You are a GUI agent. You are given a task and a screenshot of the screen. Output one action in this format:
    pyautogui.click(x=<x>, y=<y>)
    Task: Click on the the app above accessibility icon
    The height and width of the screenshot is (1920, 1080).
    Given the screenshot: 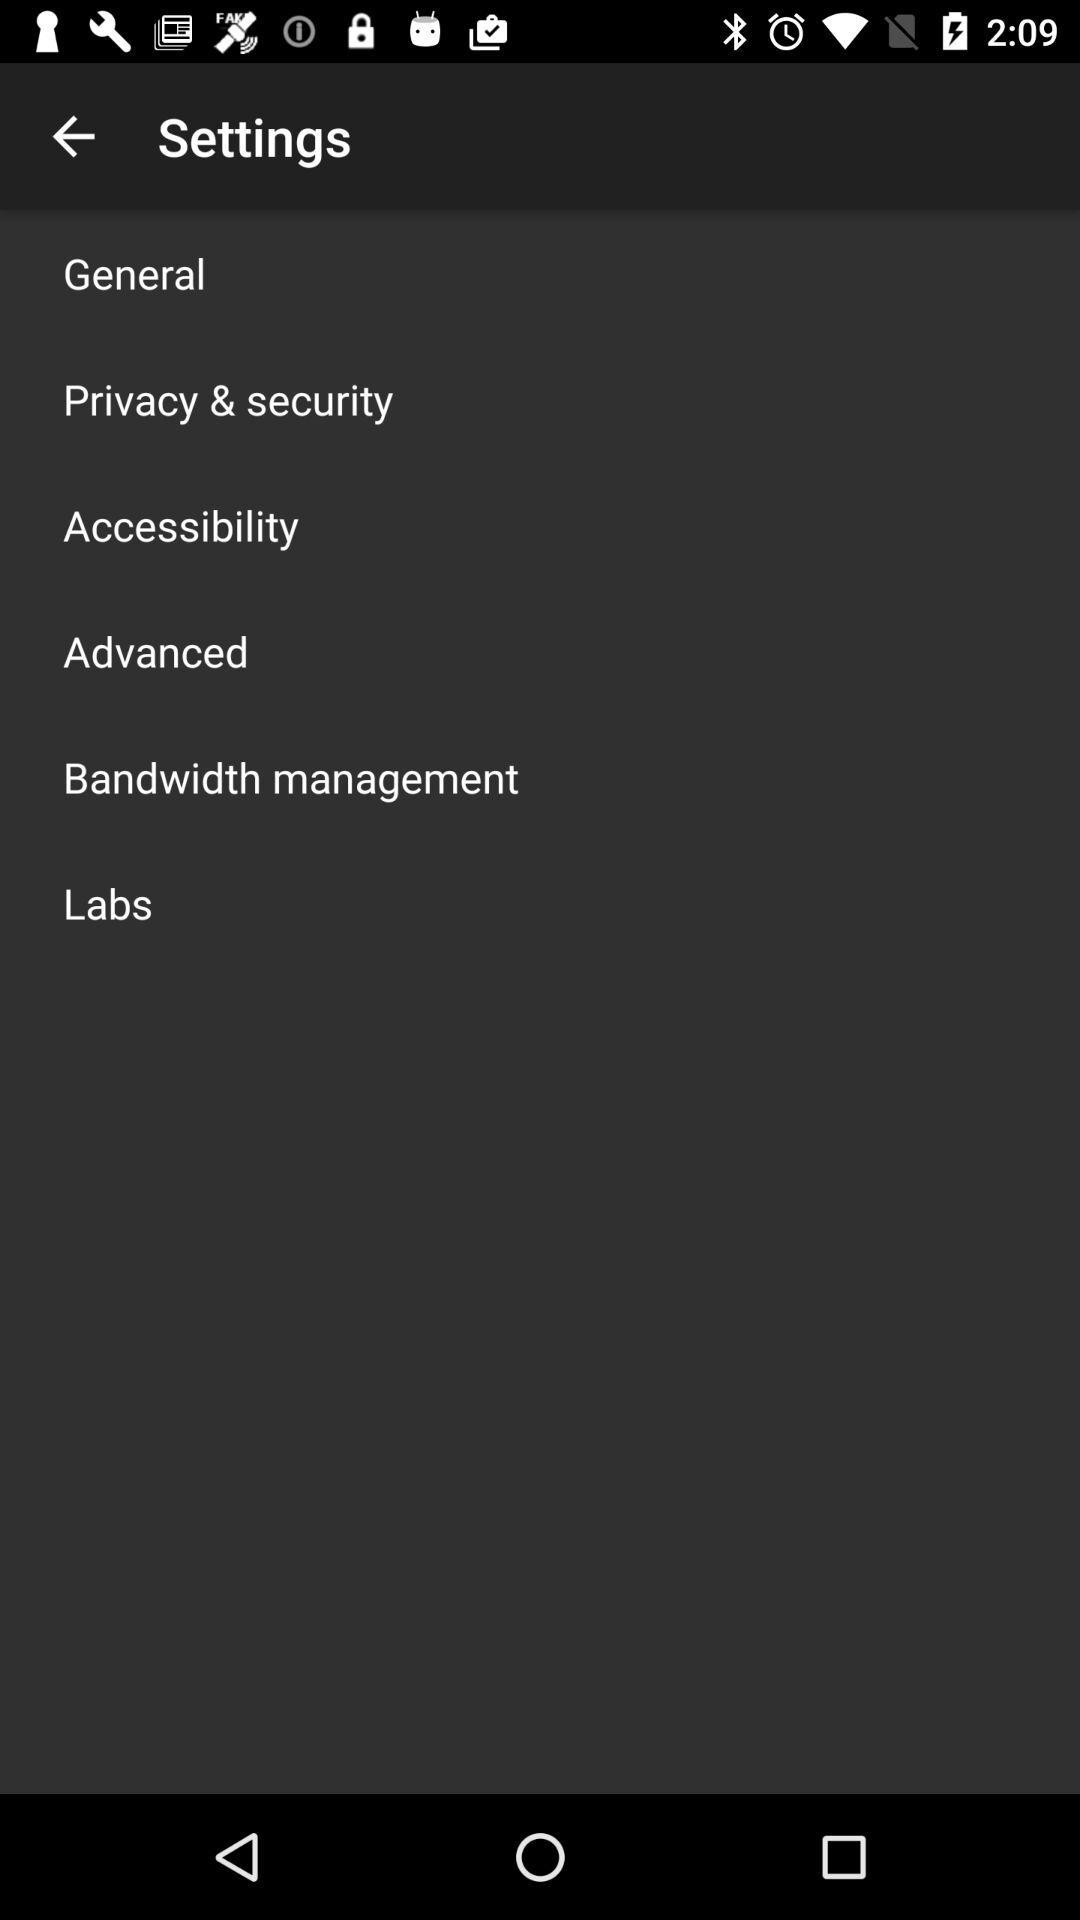 What is the action you would take?
    pyautogui.click(x=227, y=398)
    